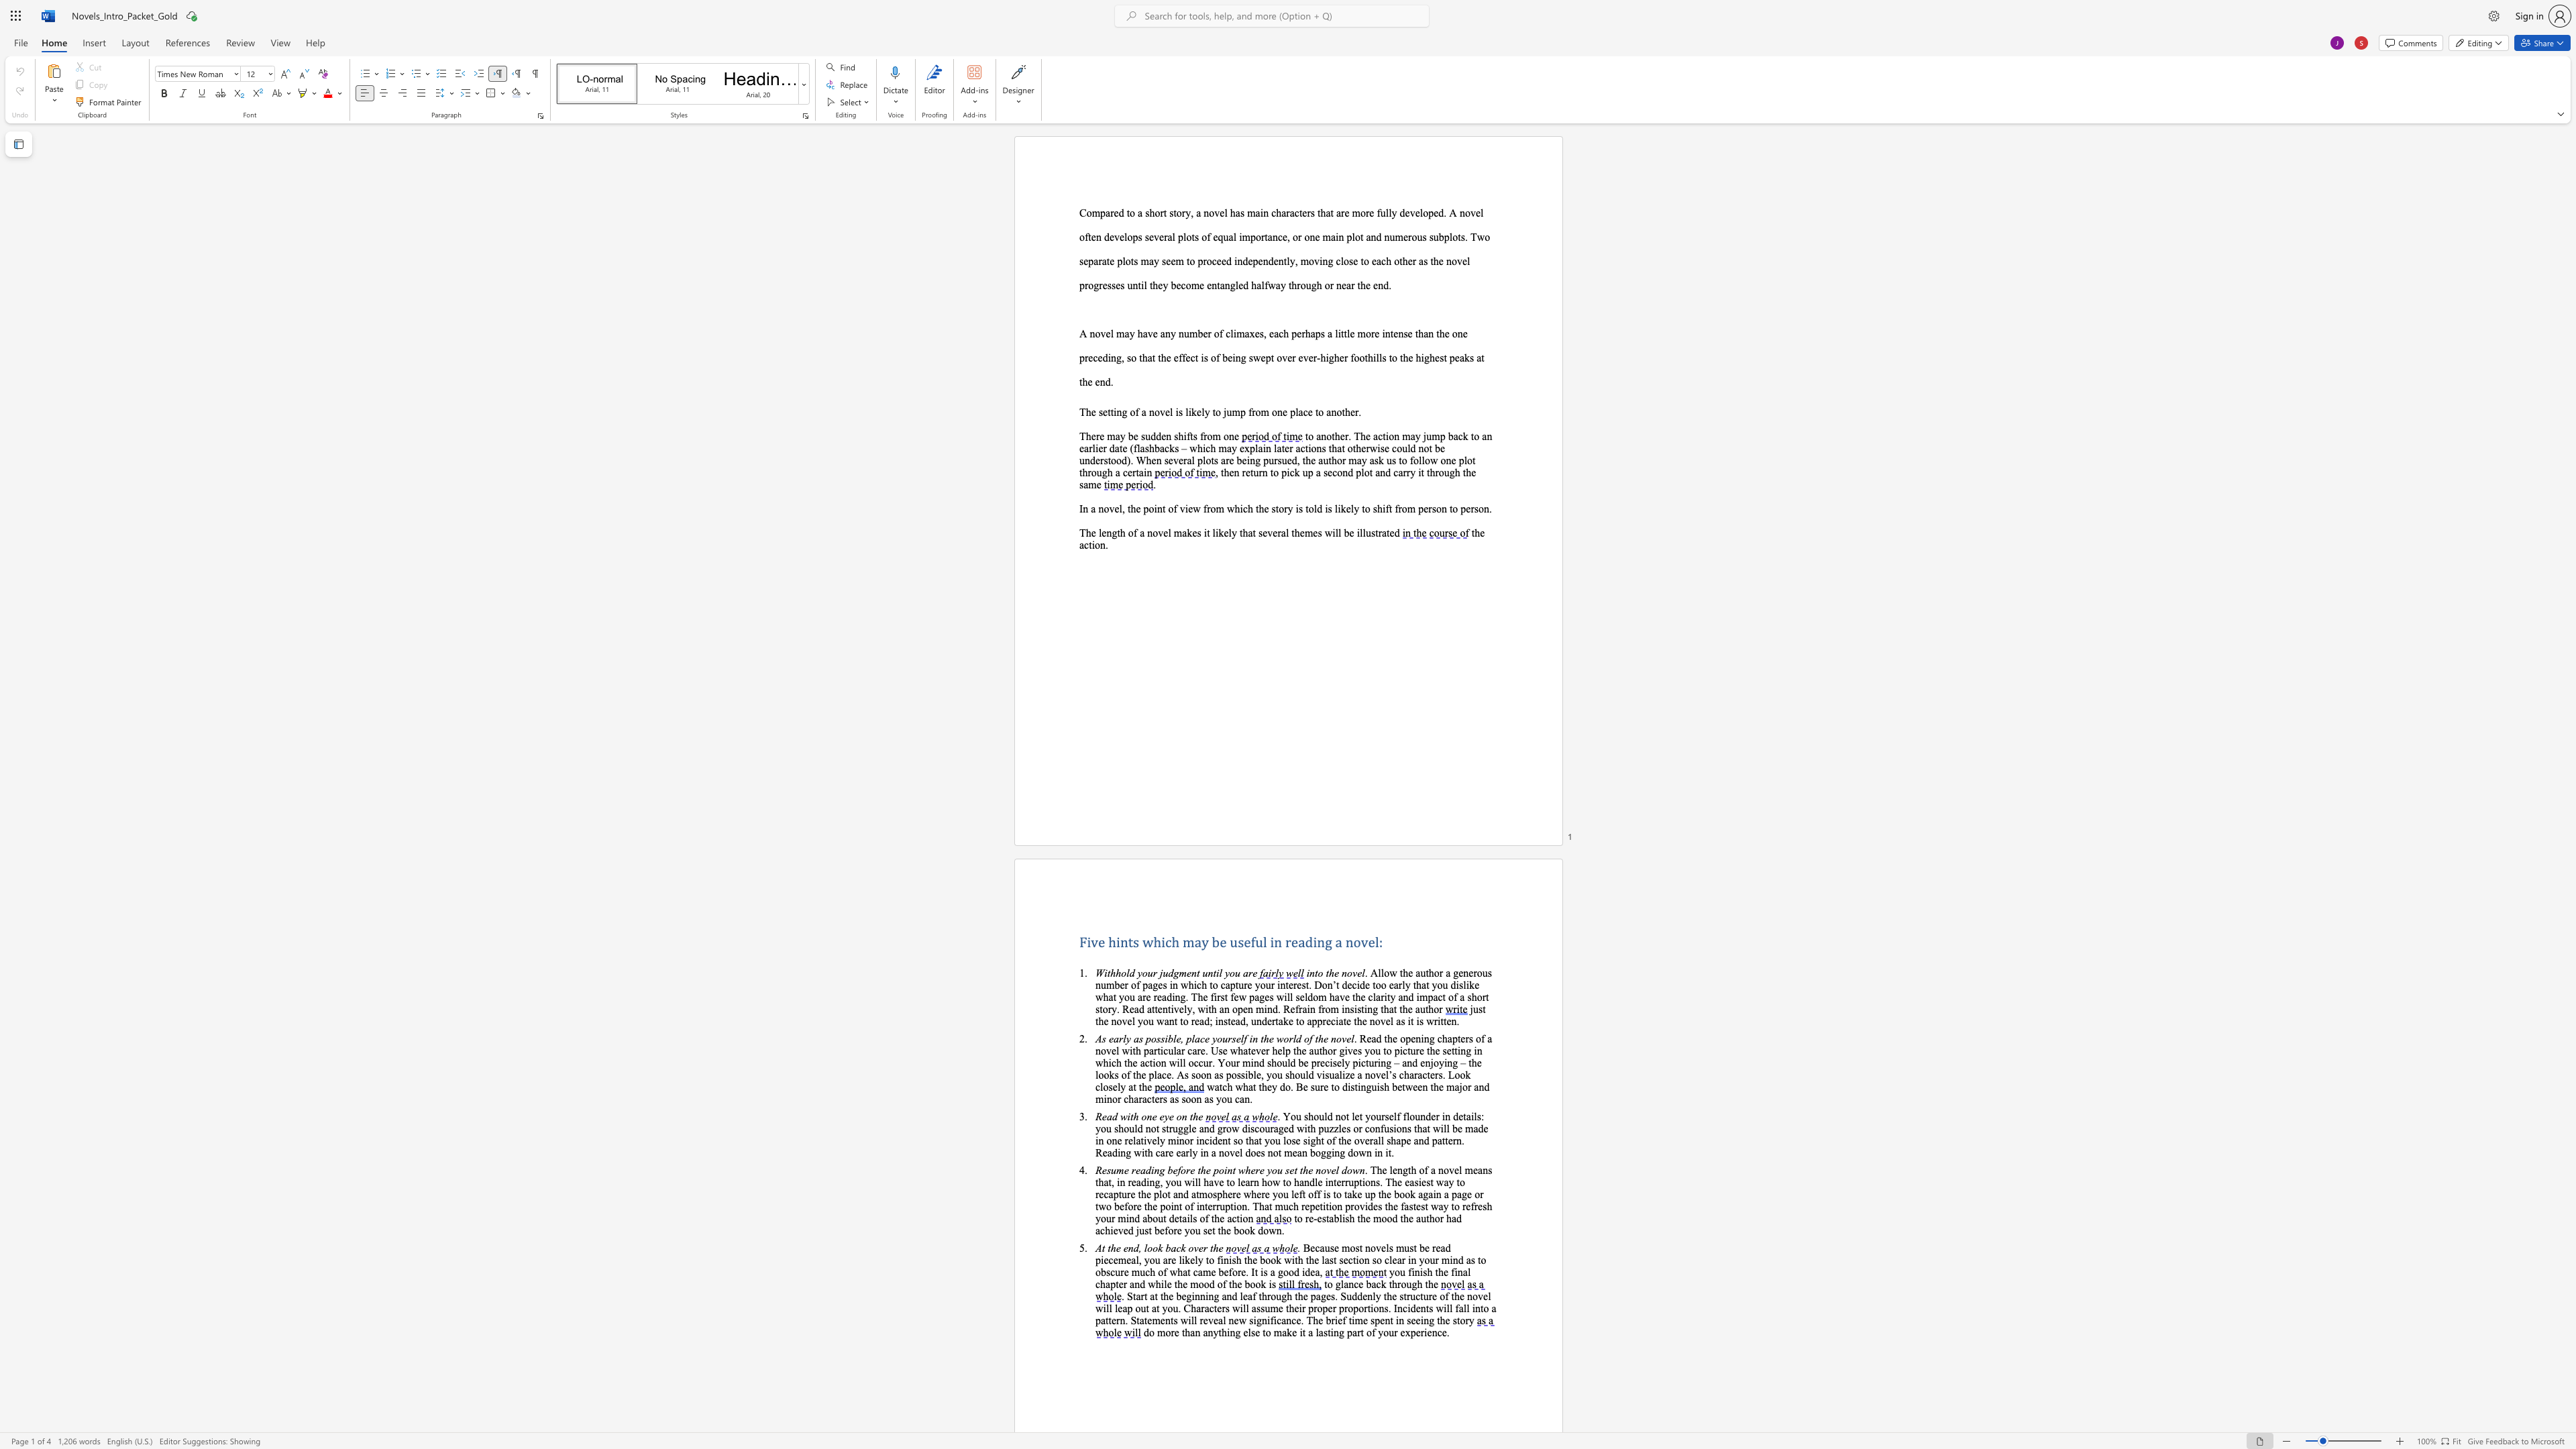  What do you see at coordinates (1240, 1038) in the screenshot?
I see `the subset text "lf in the worl" within the text "As early as possible, place yourself in the world of the novel"` at bounding box center [1240, 1038].